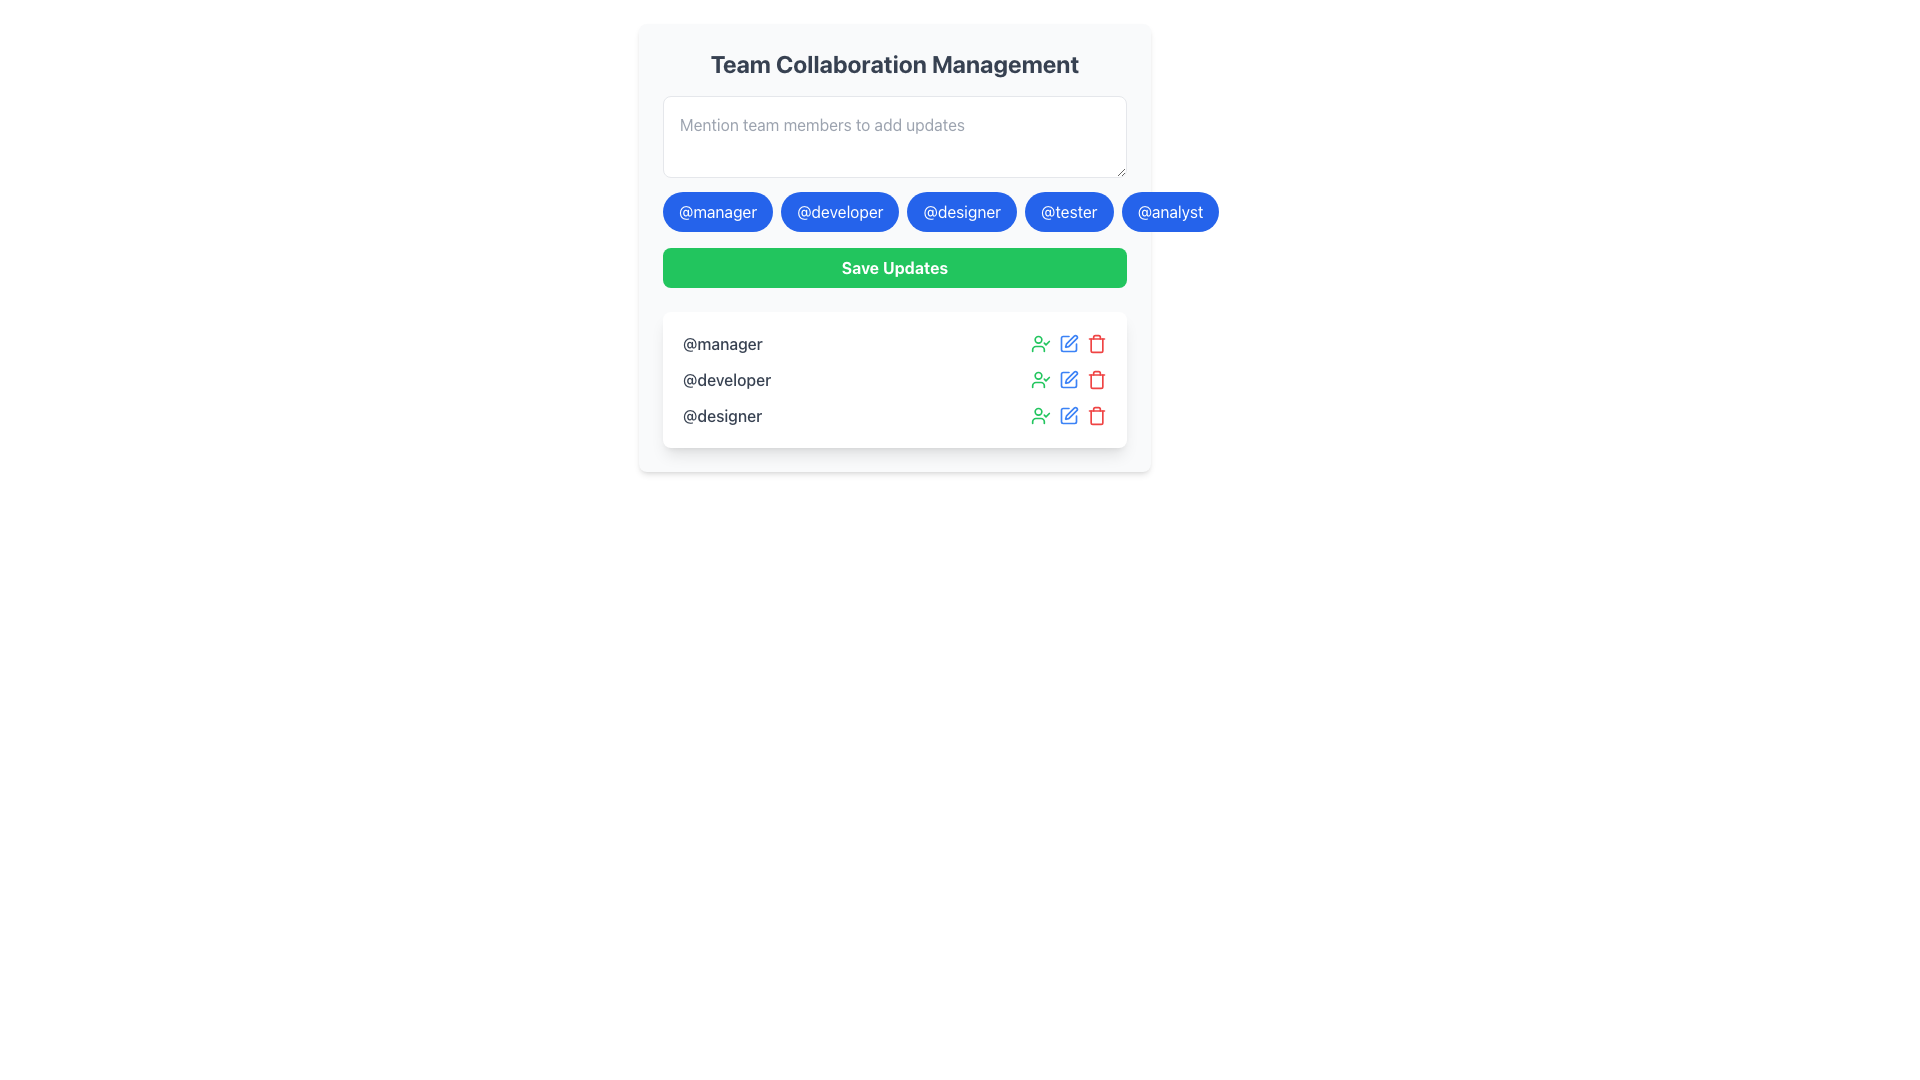 The width and height of the screenshot is (1920, 1080). What do you see at coordinates (1070, 340) in the screenshot?
I see `the edit pen icon, which is a minimal vector graphic styled with a thin stroke, located near the right end of the icon set corresponding to the '@manager' entry in the list` at bounding box center [1070, 340].